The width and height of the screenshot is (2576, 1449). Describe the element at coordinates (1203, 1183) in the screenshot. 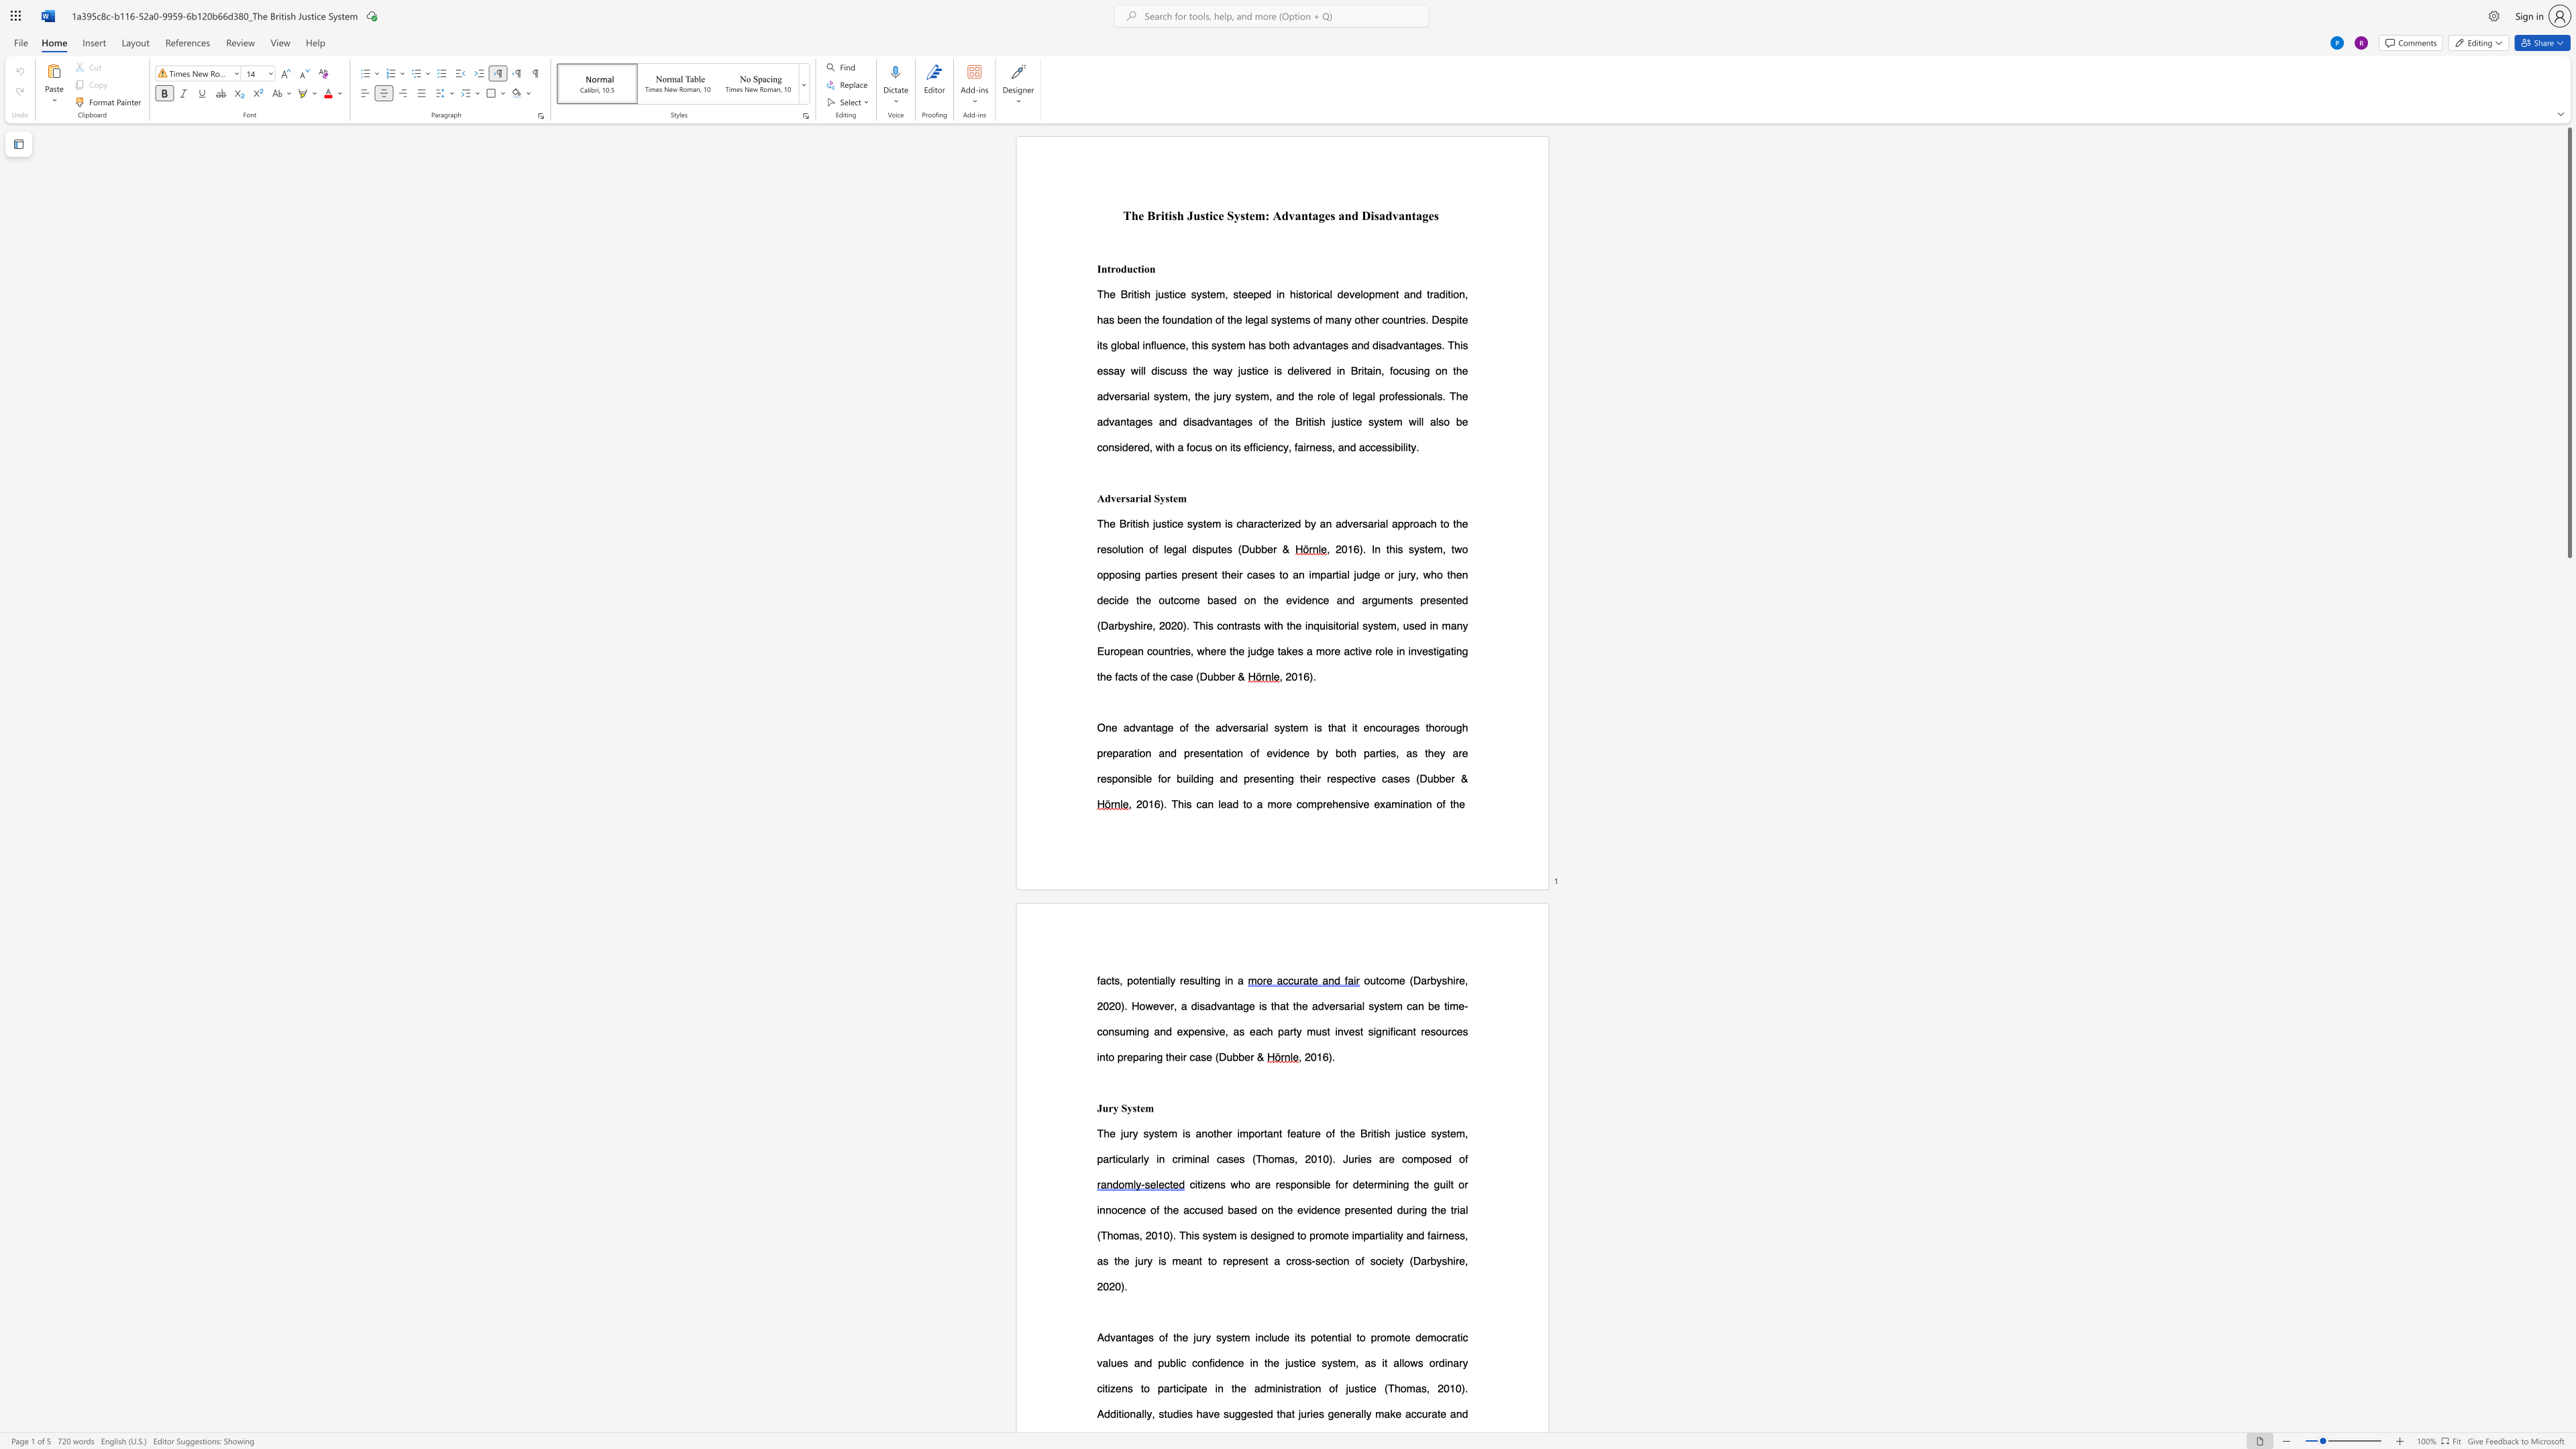

I see `the subset text "zens" within the text "citizens who"` at that location.